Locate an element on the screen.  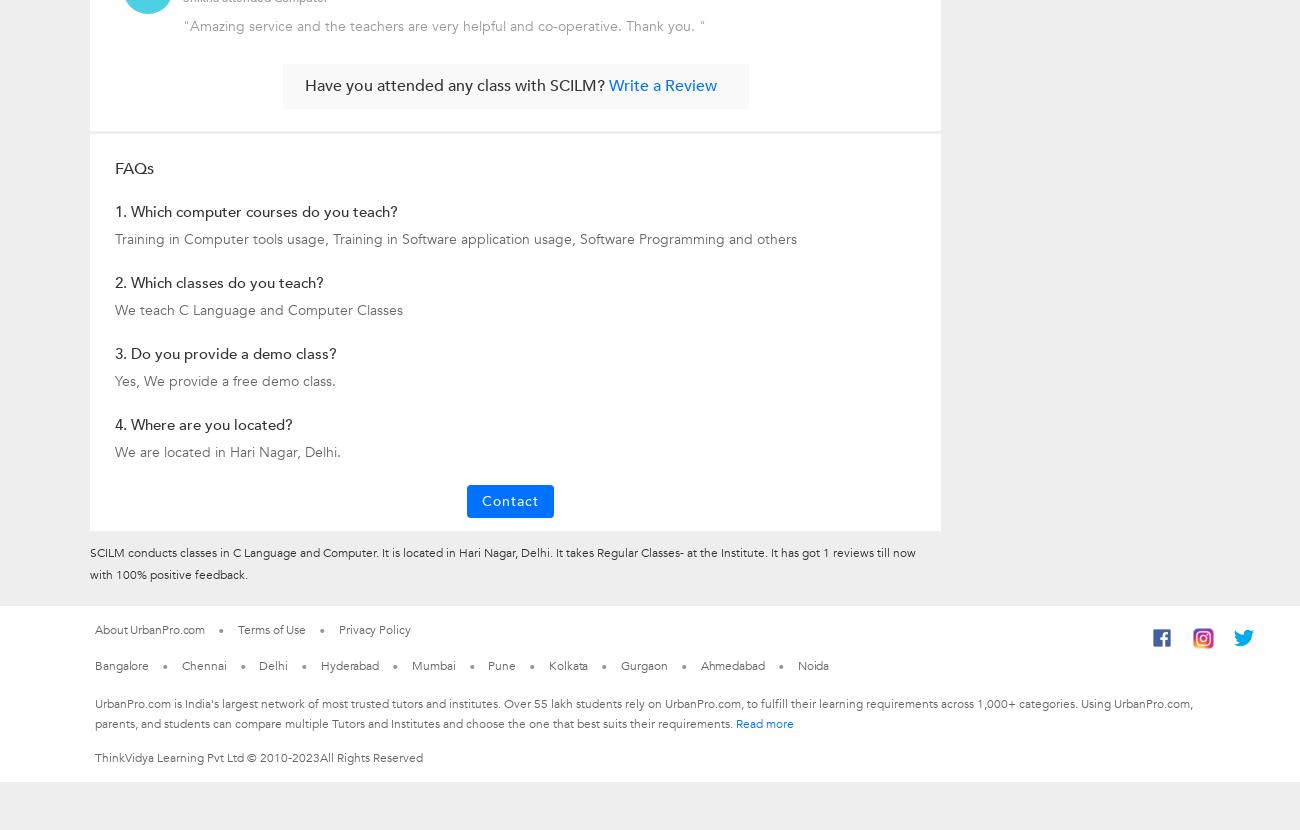
'About UrbanPro.com' is located at coordinates (149, 628).